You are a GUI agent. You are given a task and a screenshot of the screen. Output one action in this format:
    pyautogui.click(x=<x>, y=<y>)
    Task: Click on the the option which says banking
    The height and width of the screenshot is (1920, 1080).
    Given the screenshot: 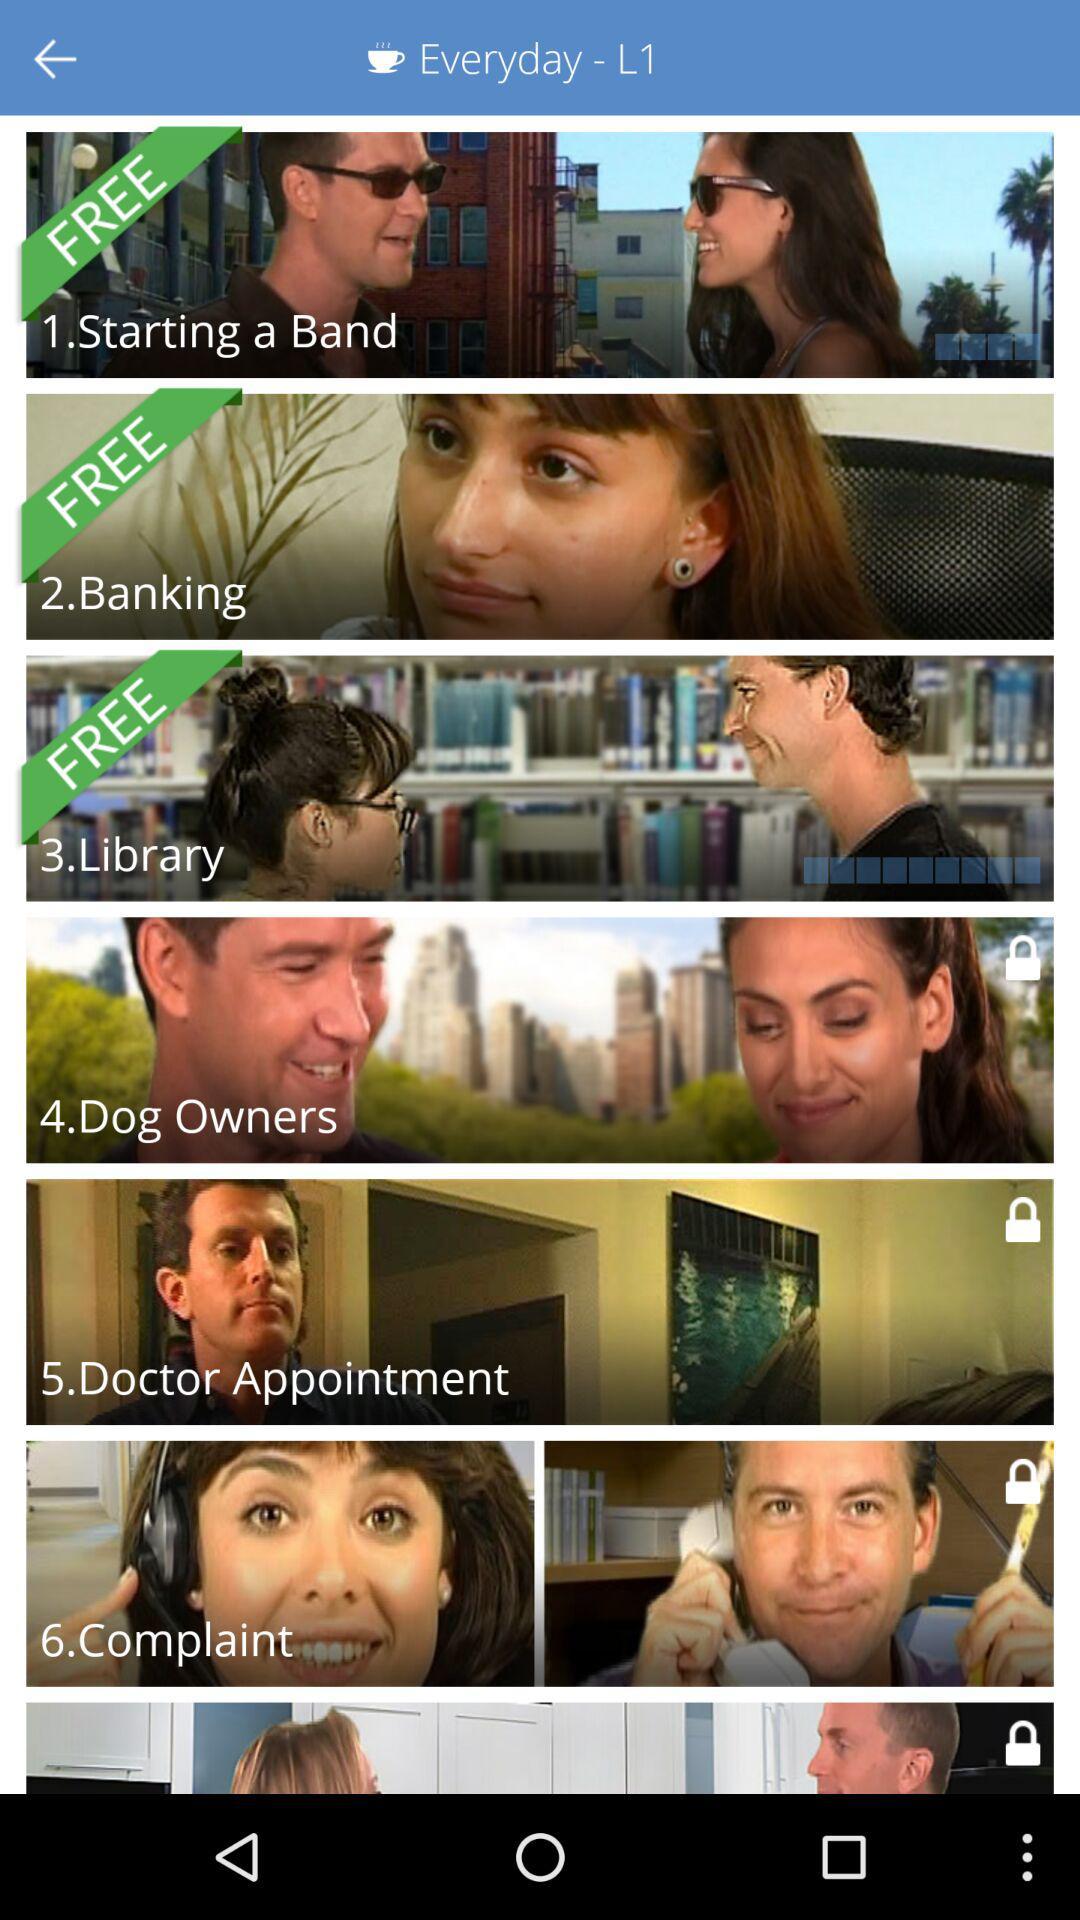 What is the action you would take?
    pyautogui.click(x=540, y=517)
    